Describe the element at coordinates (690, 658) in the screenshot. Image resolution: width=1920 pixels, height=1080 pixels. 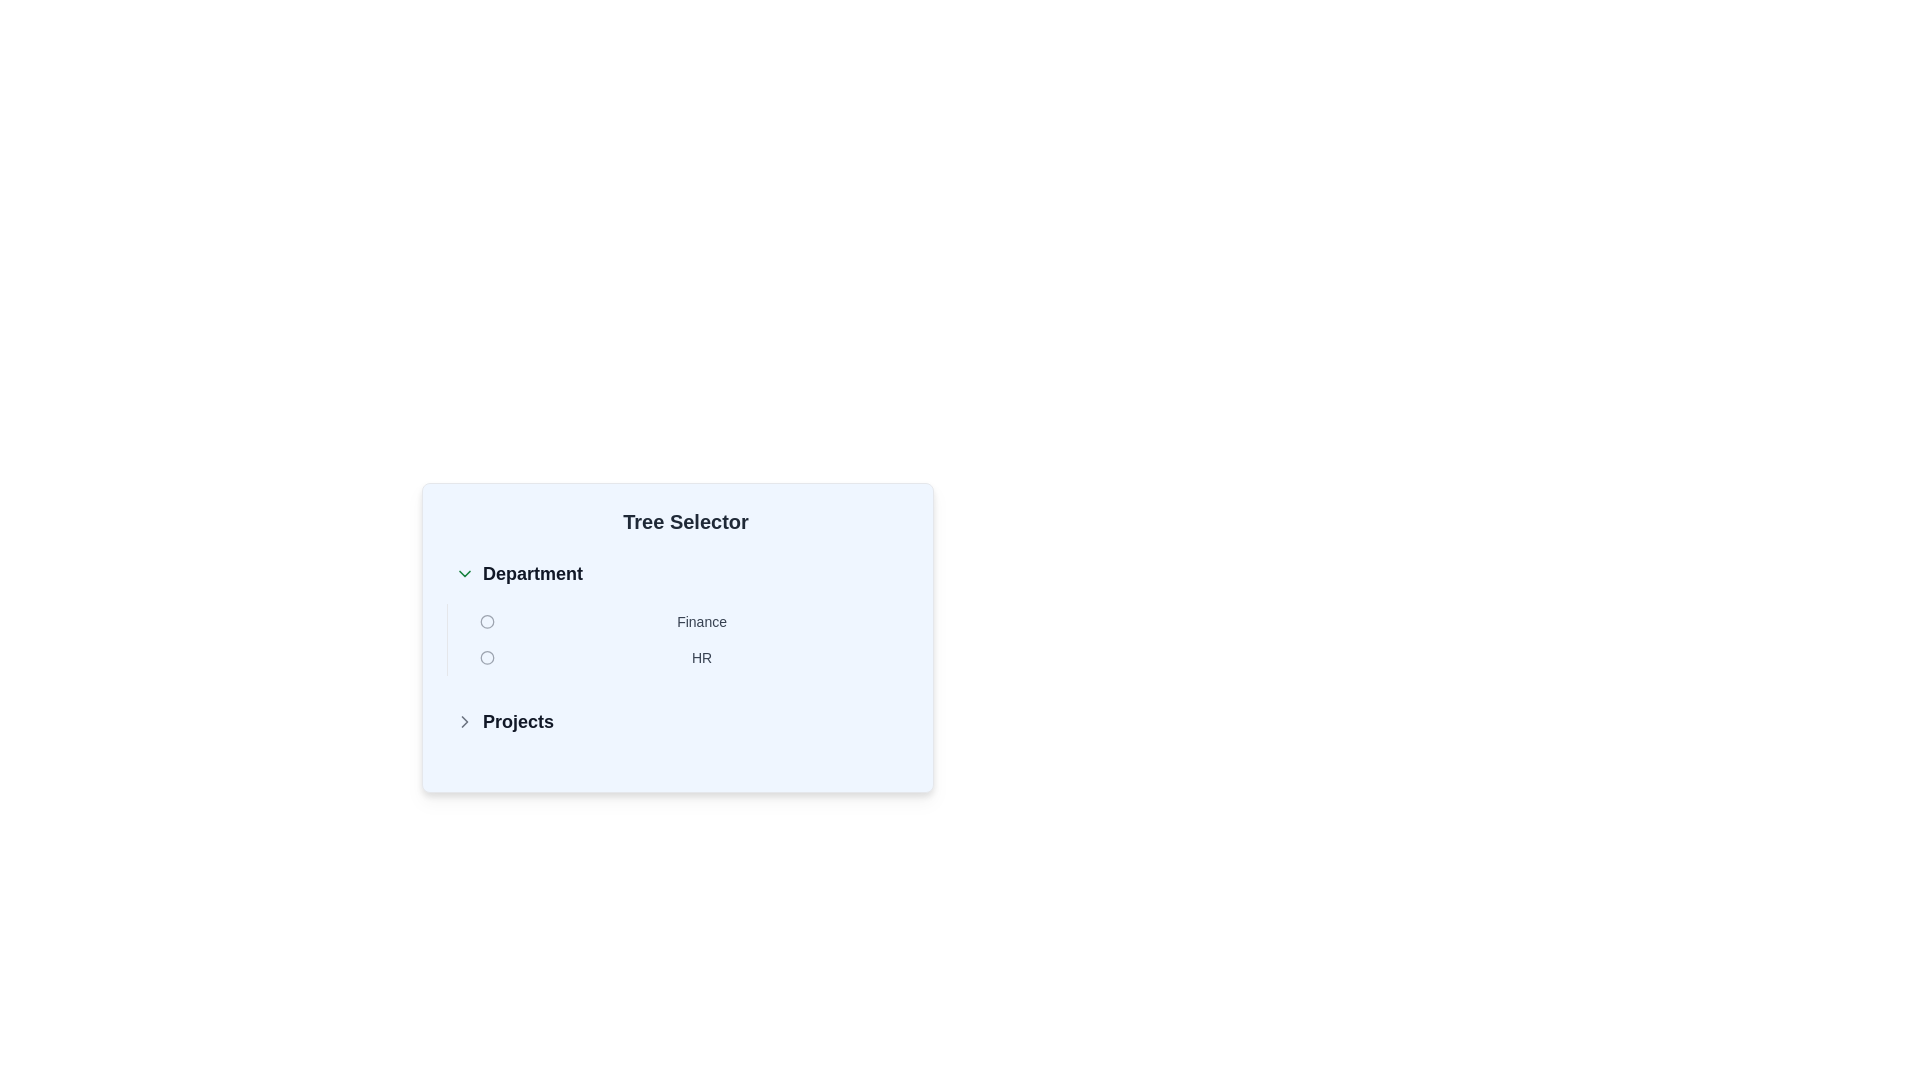
I see `the 'HR' department item in the selectable list under the 'Department' section of the tree selector panel` at that location.